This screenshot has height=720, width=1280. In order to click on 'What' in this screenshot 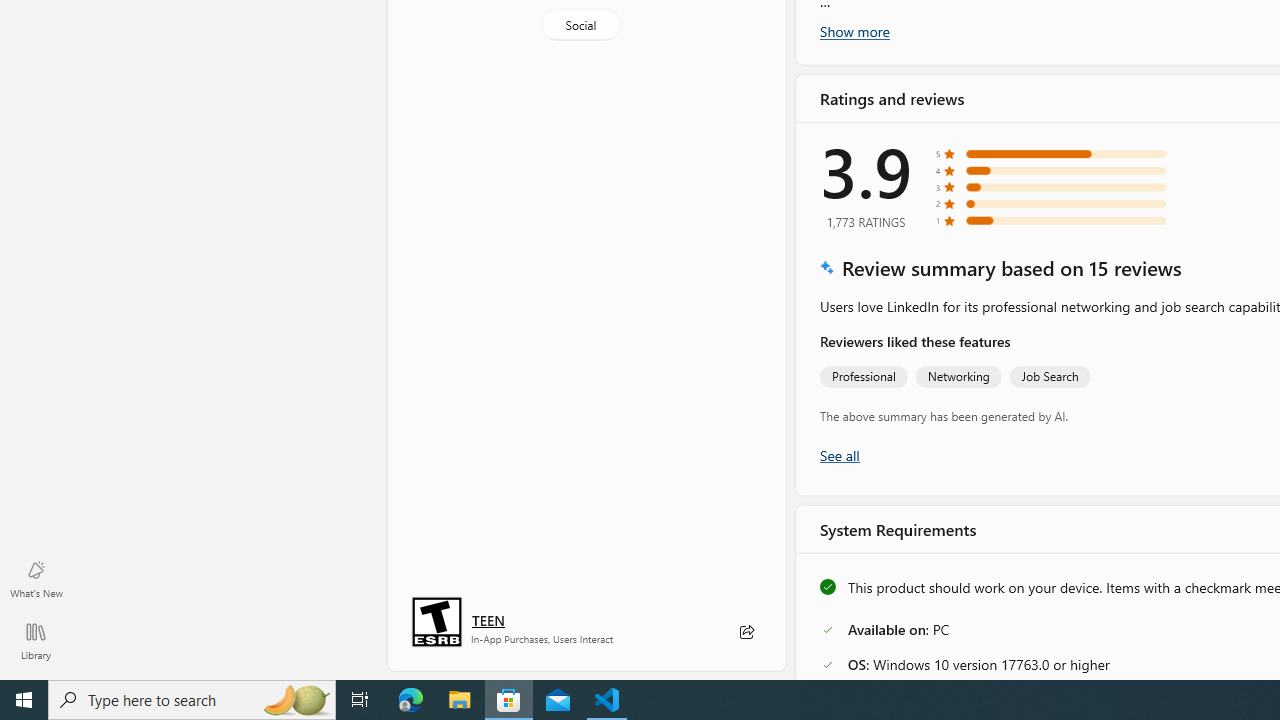, I will do `click(35, 578)`.